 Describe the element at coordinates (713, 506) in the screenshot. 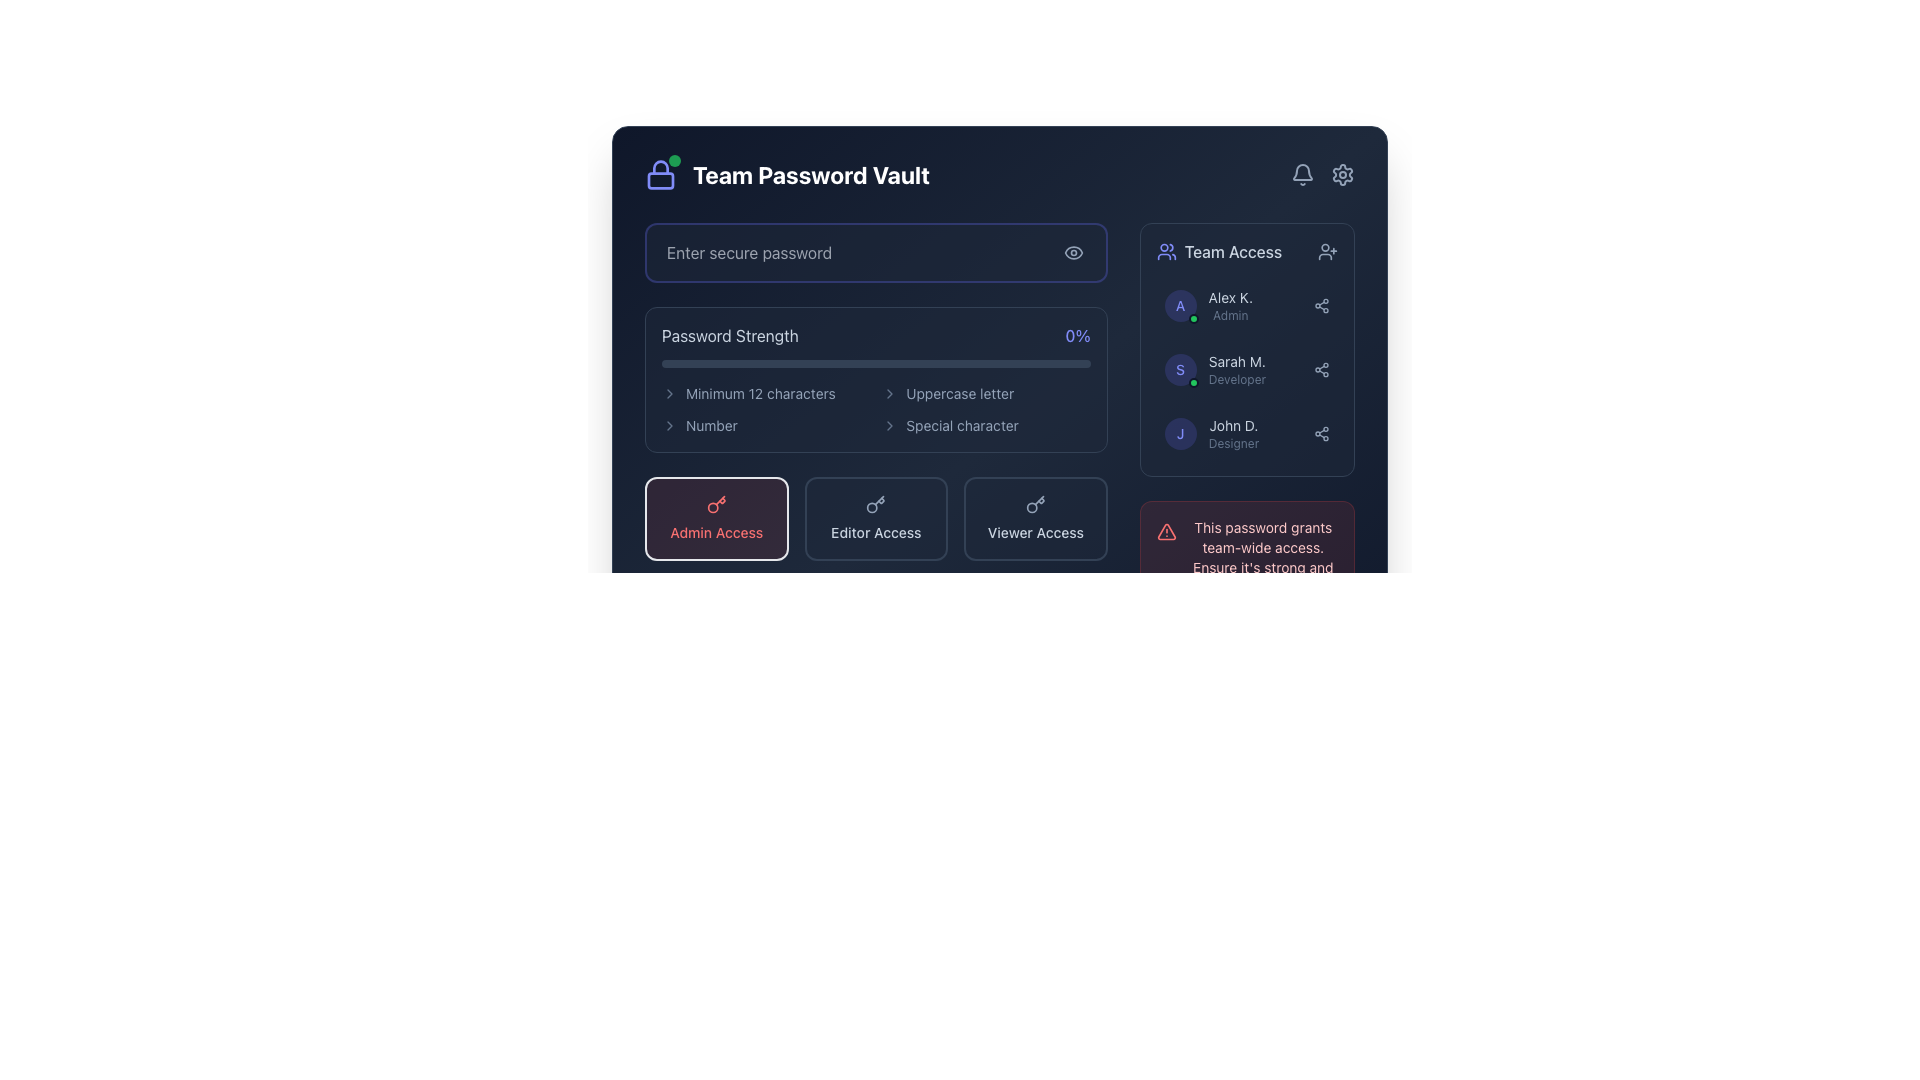

I see `the graphical decoration of the key icon located under the text 'Admin Access'` at that location.